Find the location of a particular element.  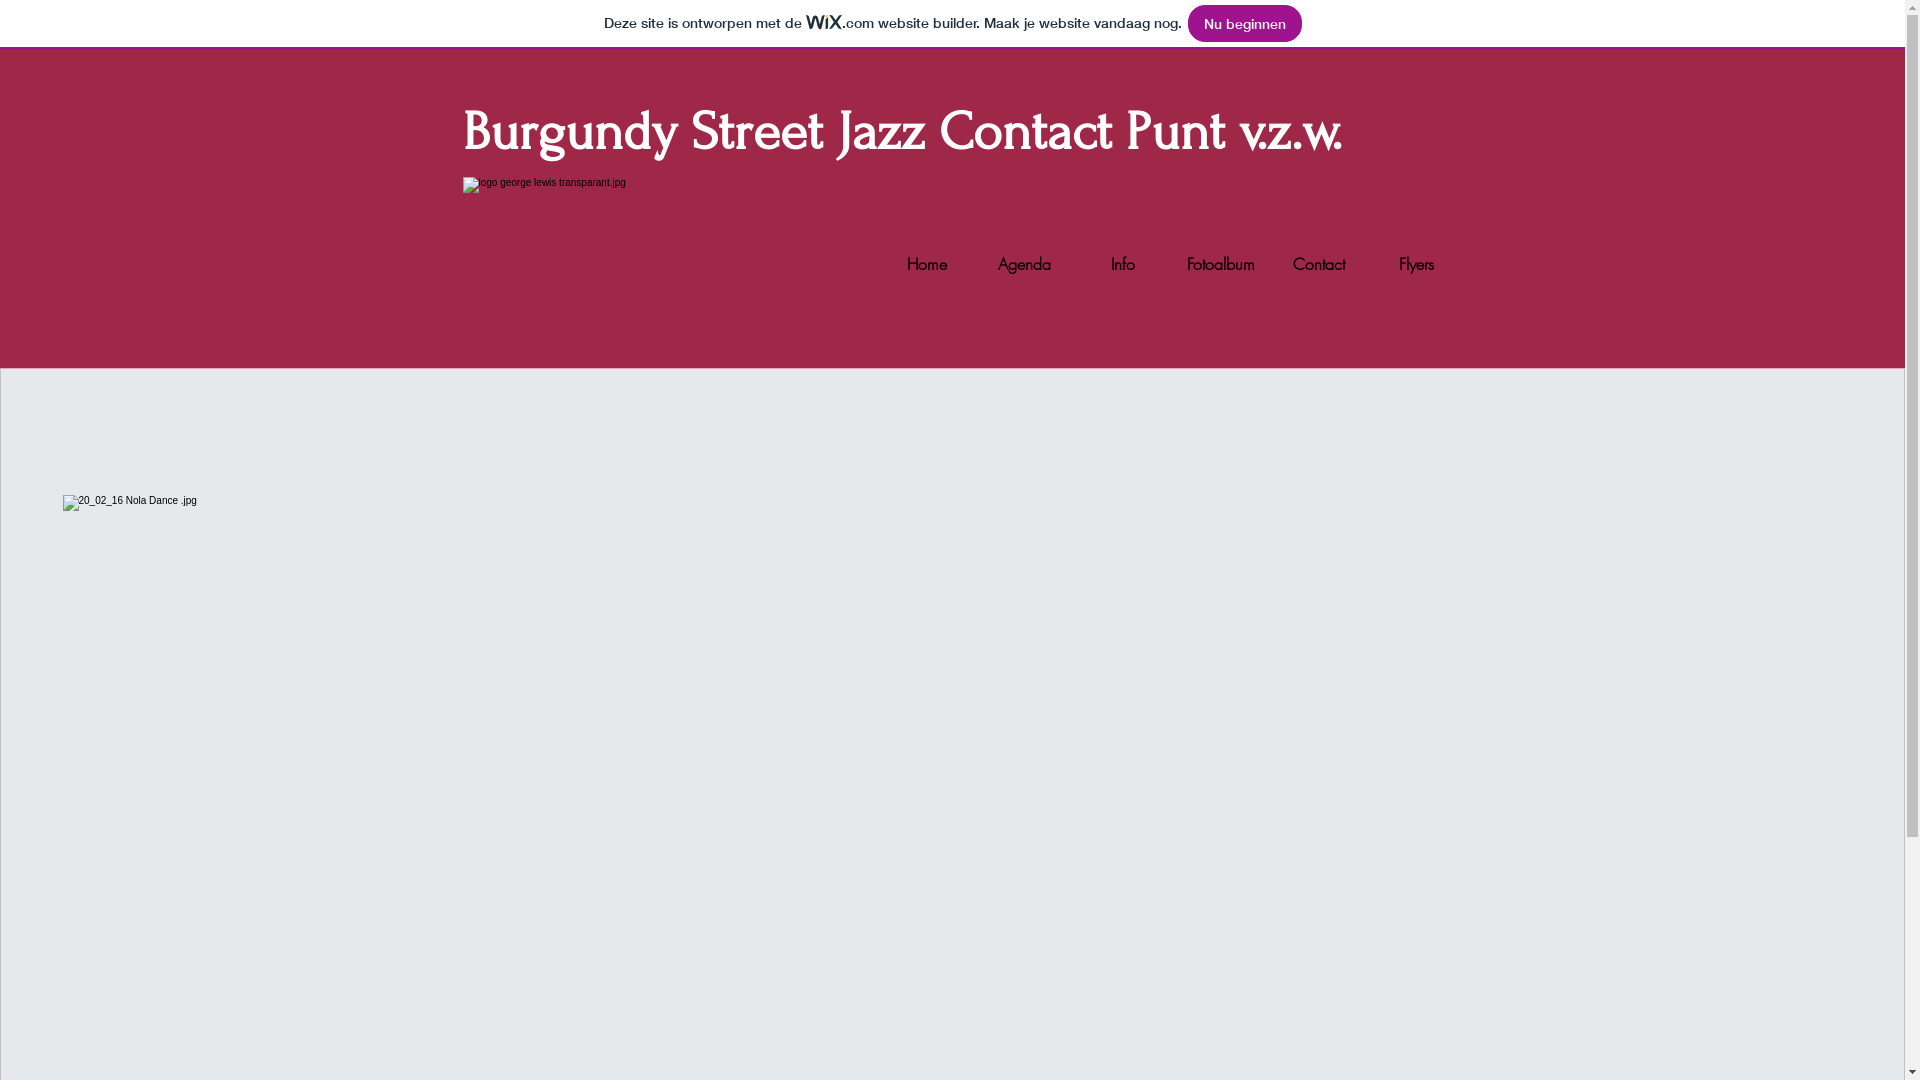

'Agenda' is located at coordinates (1025, 262).